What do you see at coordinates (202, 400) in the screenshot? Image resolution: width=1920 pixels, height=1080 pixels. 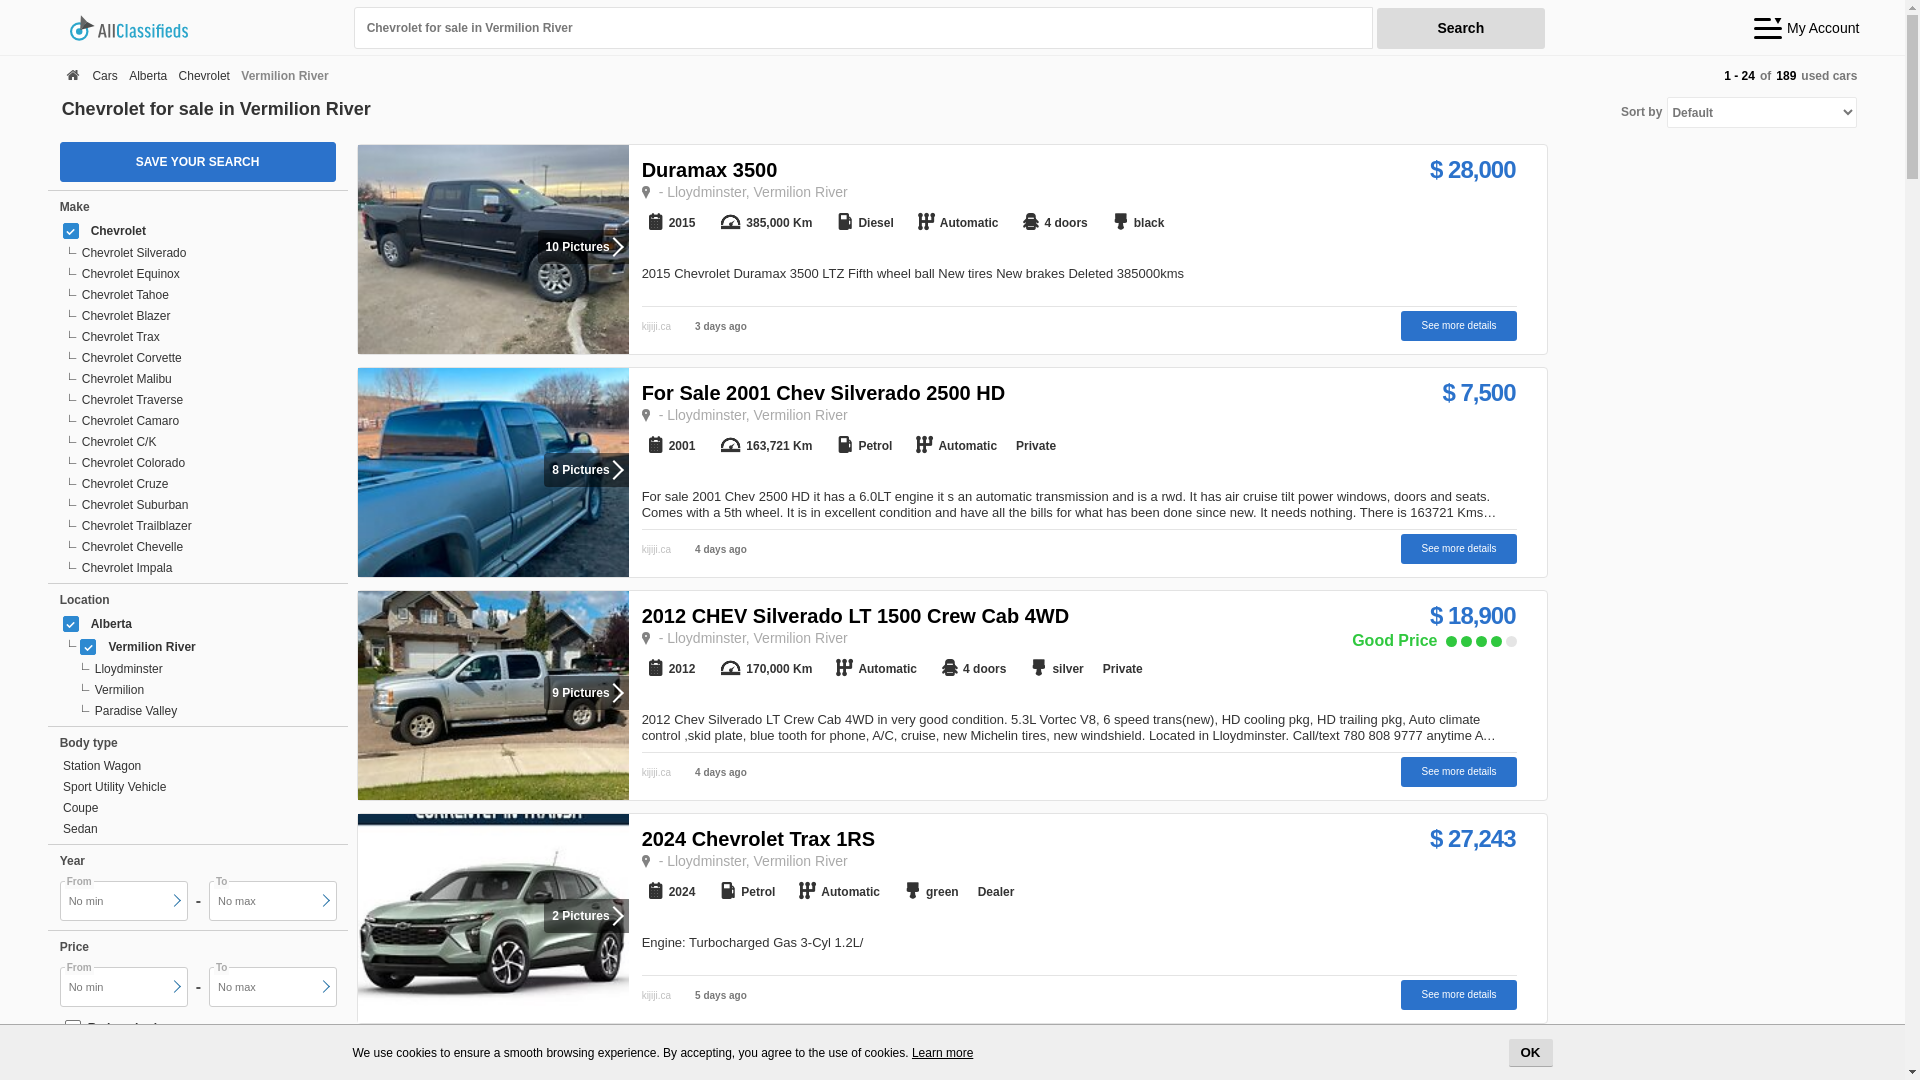 I see `'Chevrolet Traverse'` at bounding box center [202, 400].